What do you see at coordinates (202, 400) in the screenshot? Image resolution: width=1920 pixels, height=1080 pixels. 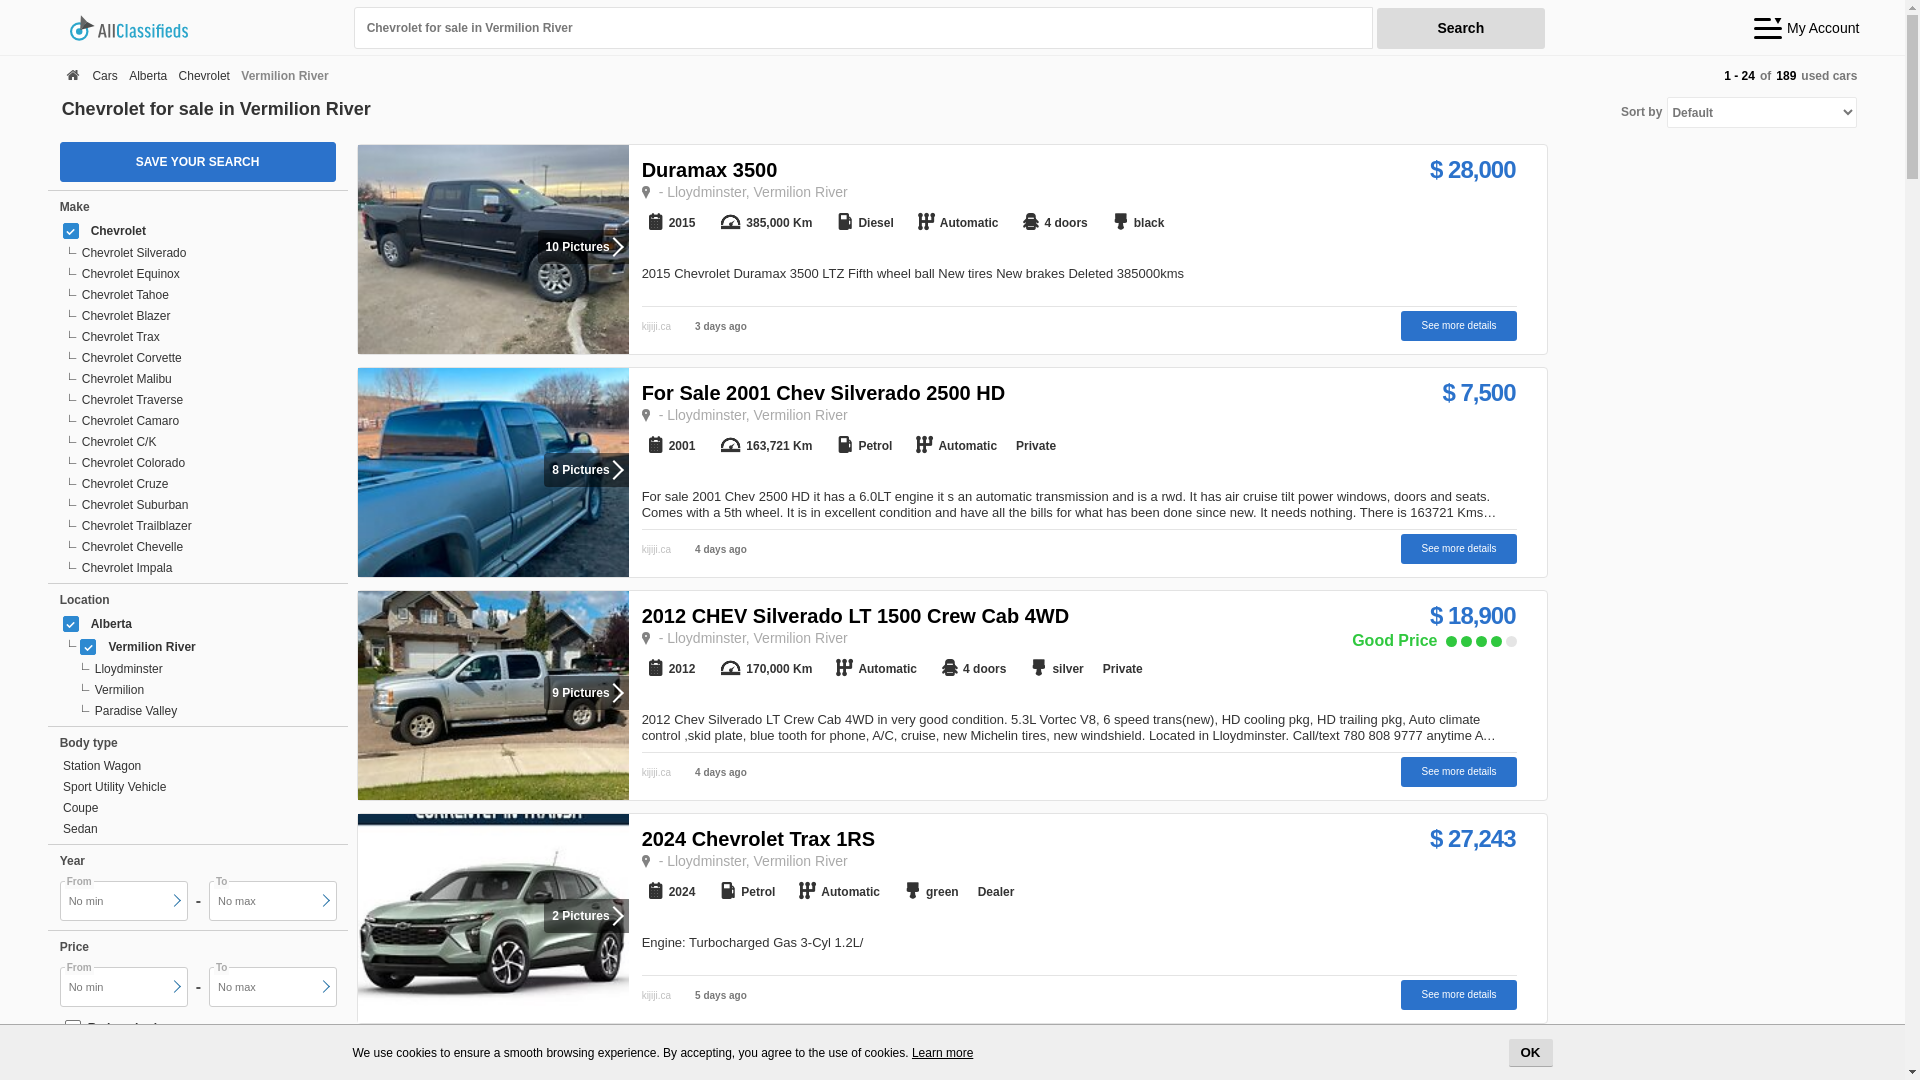 I see `'Chevrolet Traverse'` at bounding box center [202, 400].